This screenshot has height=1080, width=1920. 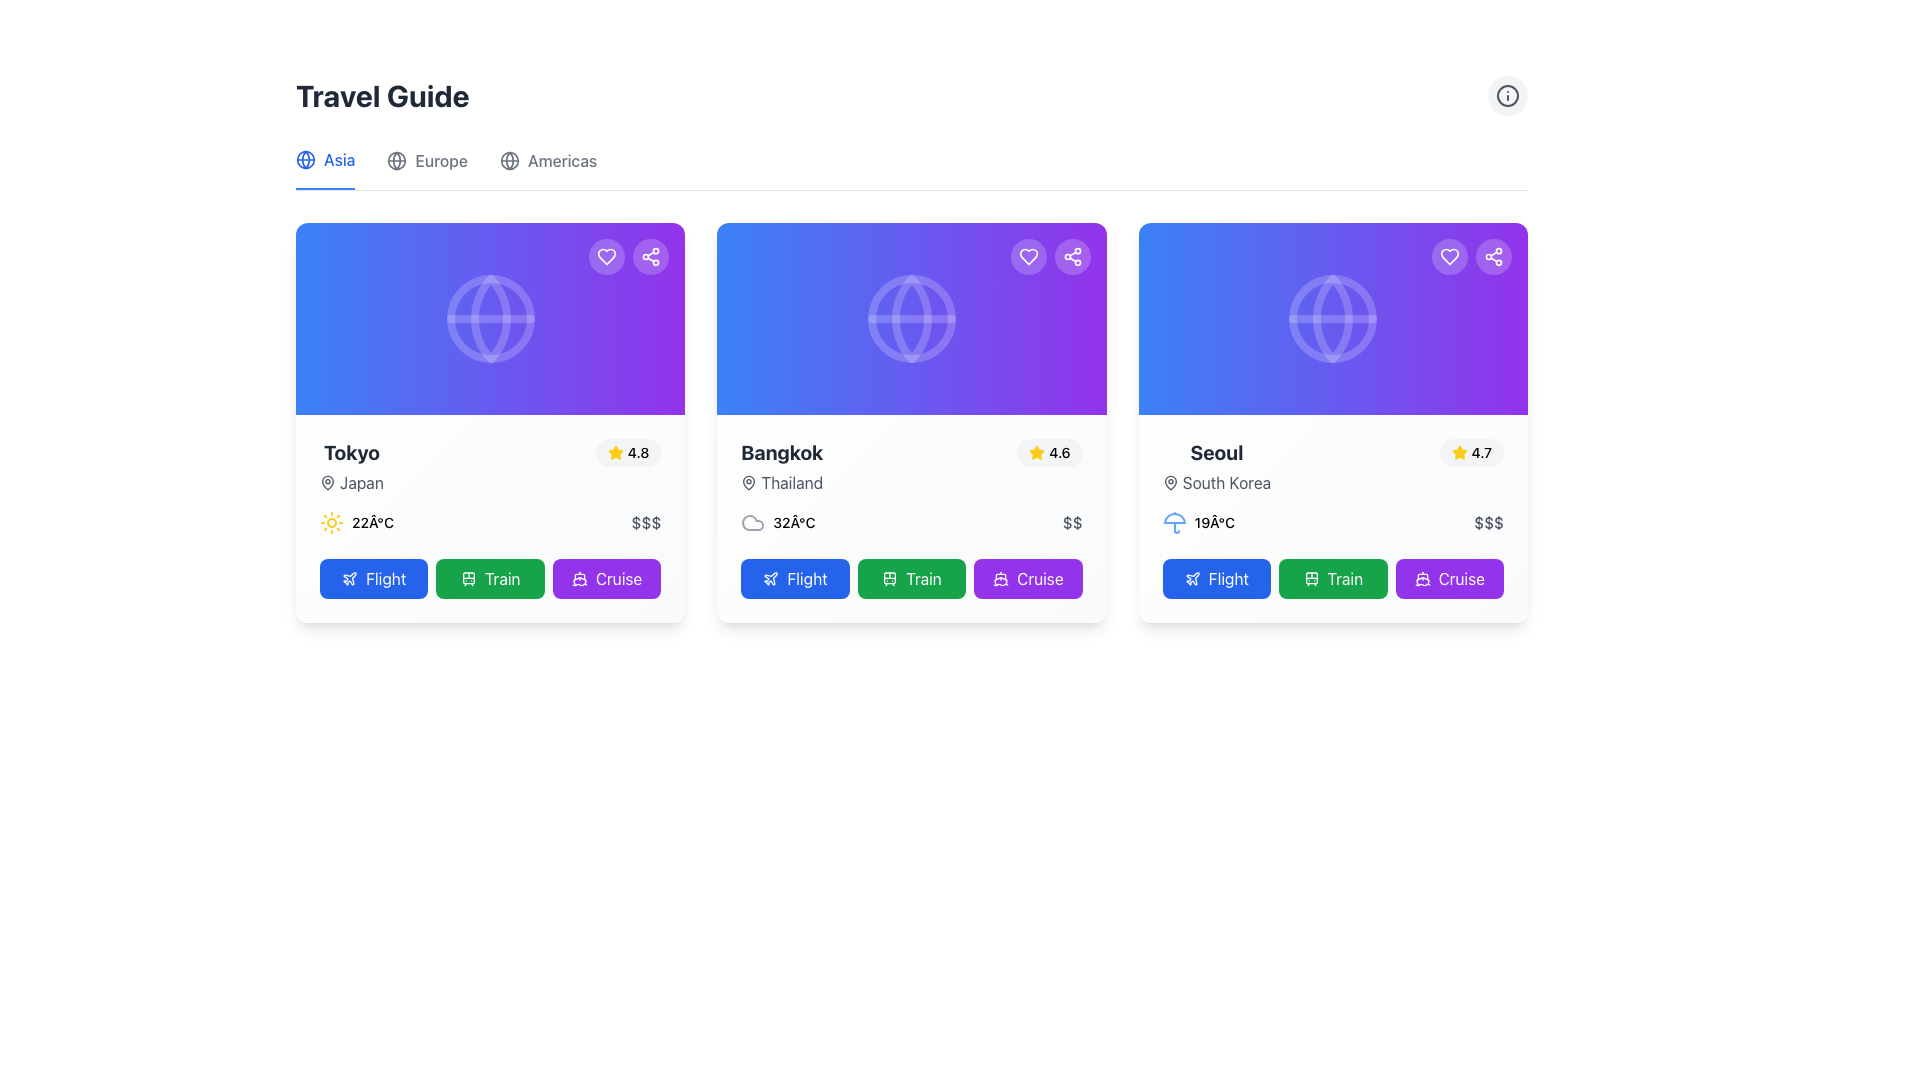 What do you see at coordinates (1198, 522) in the screenshot?
I see `text value displayed in the weather information component for Seoul, located just below the main card title and subtitle` at bounding box center [1198, 522].